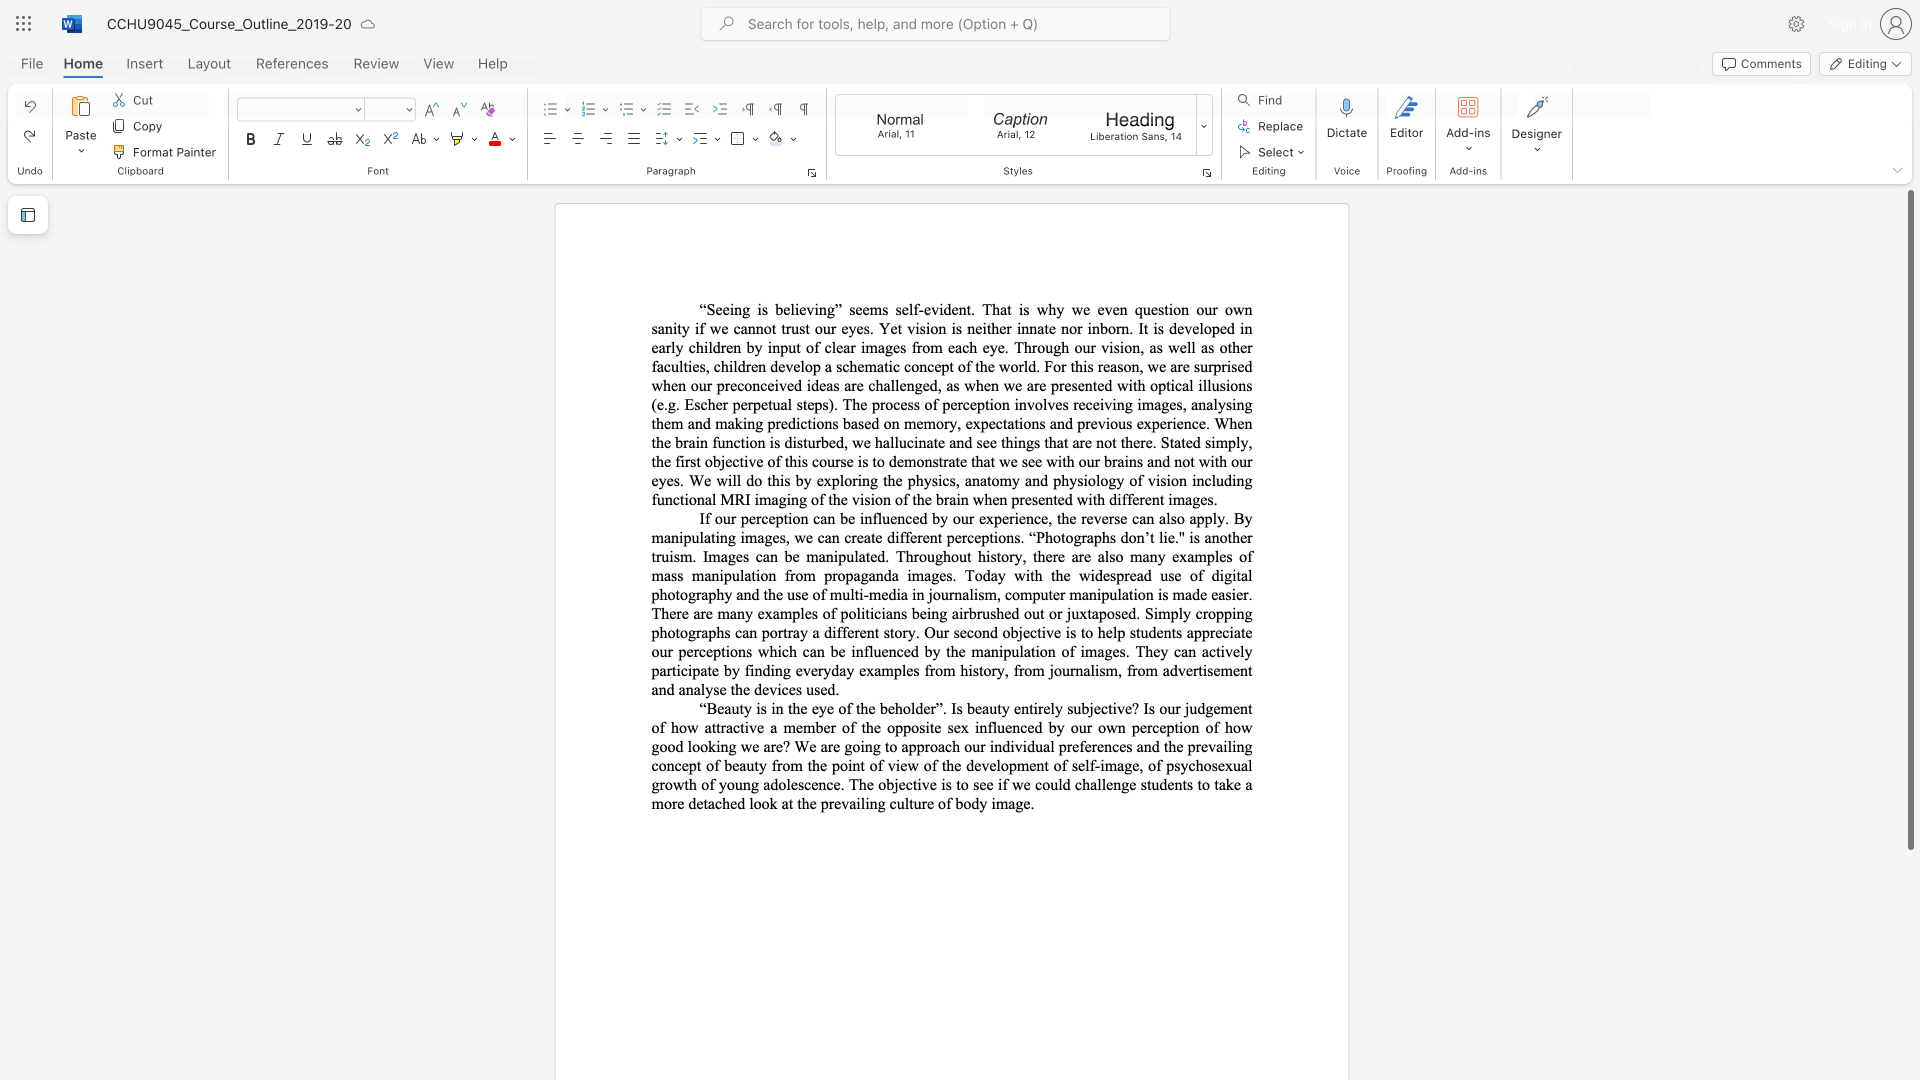 The width and height of the screenshot is (1920, 1080). What do you see at coordinates (1909, 978) in the screenshot?
I see `the scrollbar on the right side to scroll the page down` at bounding box center [1909, 978].